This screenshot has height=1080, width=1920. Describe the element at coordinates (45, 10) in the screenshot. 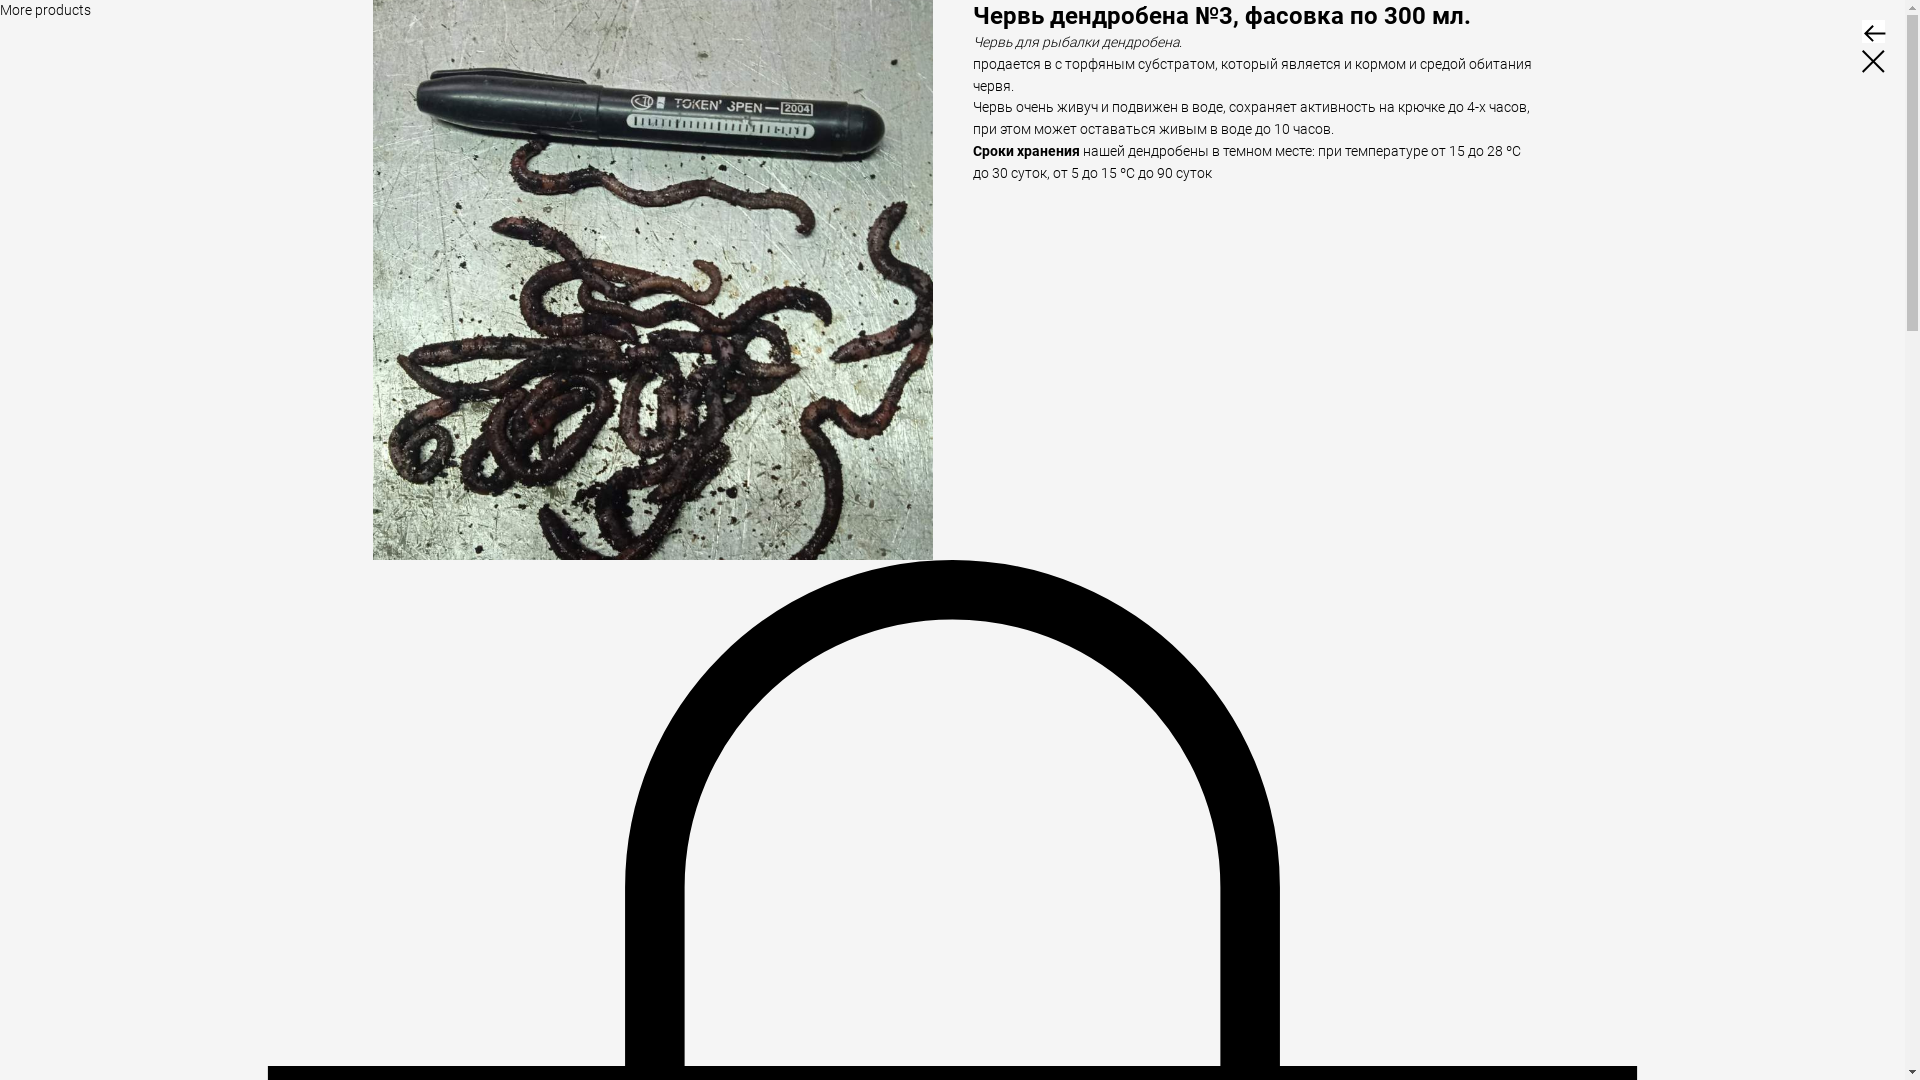

I see `'More products'` at that location.